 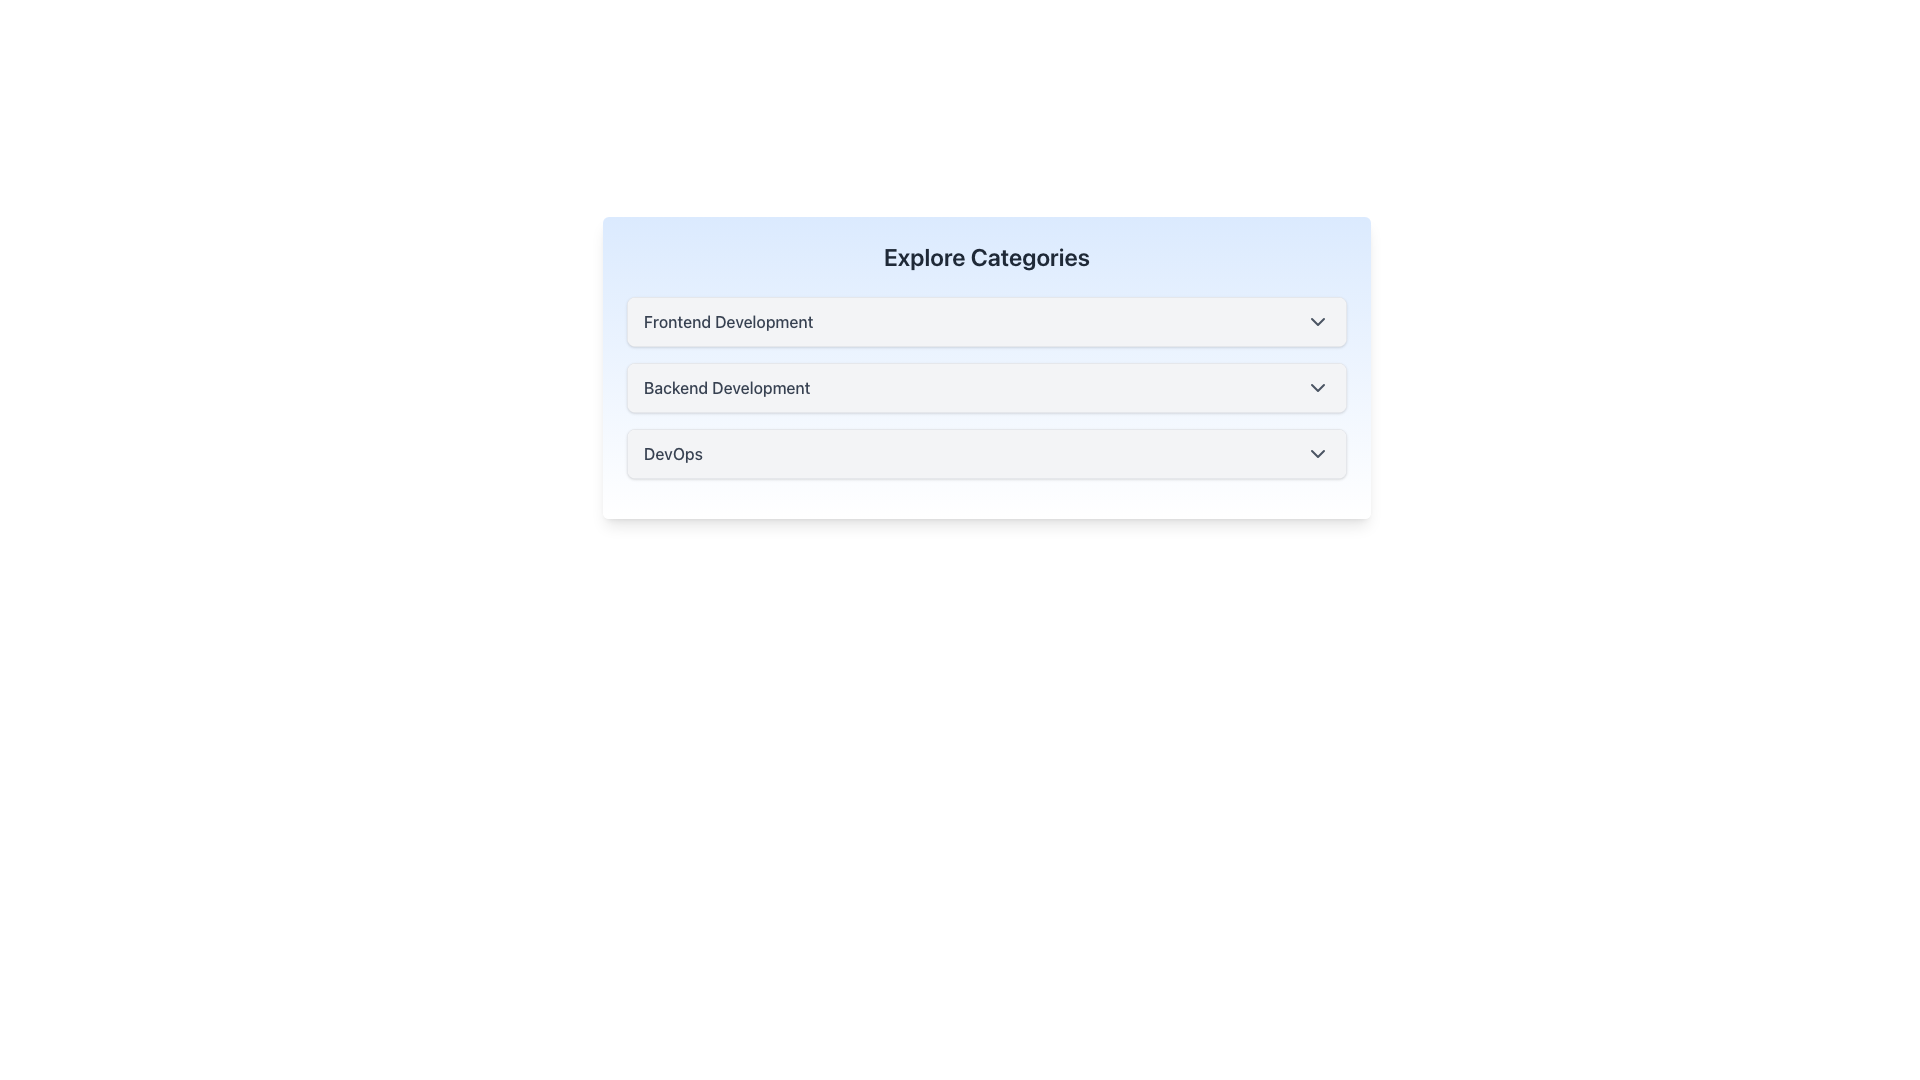 What do you see at coordinates (1318, 320) in the screenshot?
I see `the dropdown indicator icon located at the far-right end of the 'Frontend Development' list item` at bounding box center [1318, 320].